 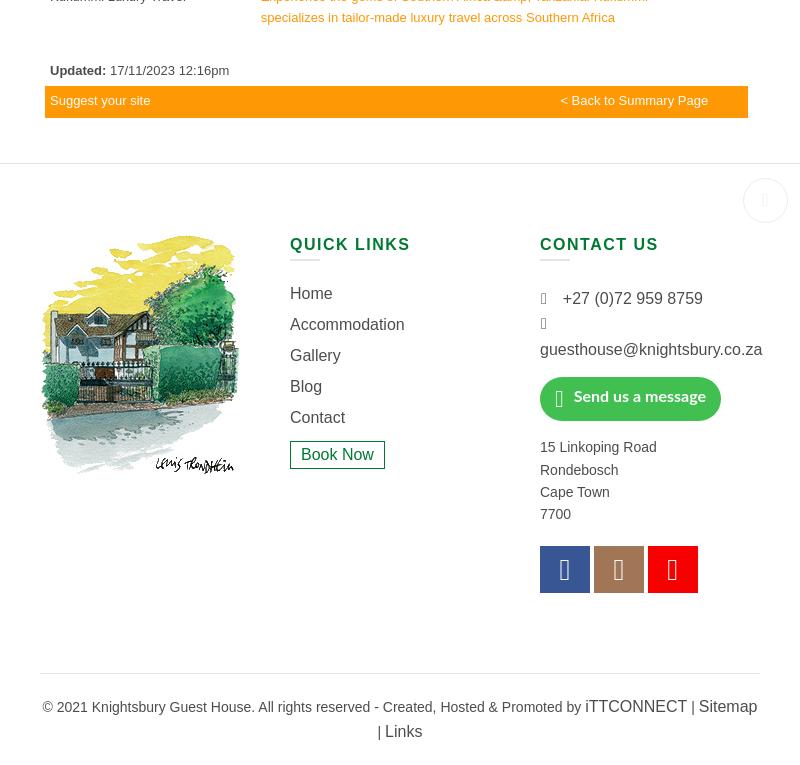 What do you see at coordinates (300, 452) in the screenshot?
I see `'Book Now'` at bounding box center [300, 452].